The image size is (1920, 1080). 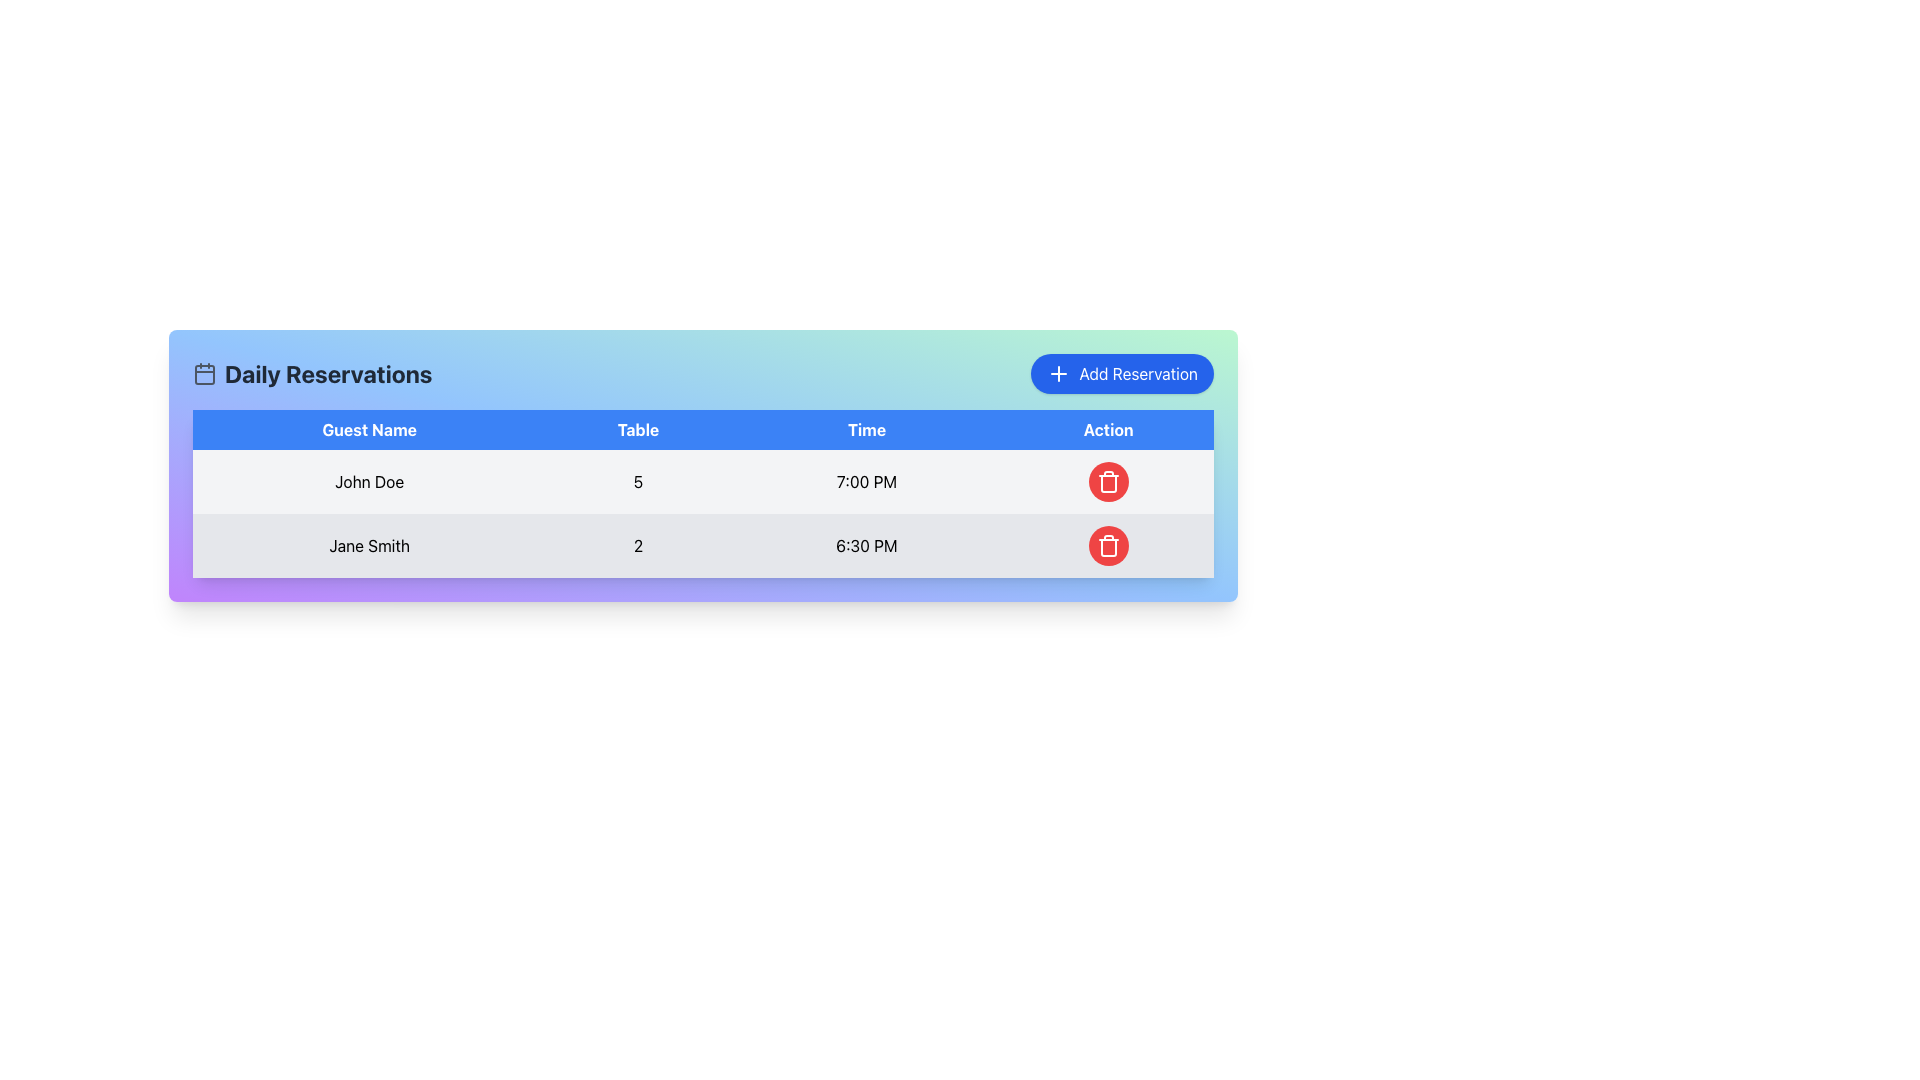 I want to click on the red Icon Button in the 'Action' column of the second row of the table, so click(x=1107, y=546).